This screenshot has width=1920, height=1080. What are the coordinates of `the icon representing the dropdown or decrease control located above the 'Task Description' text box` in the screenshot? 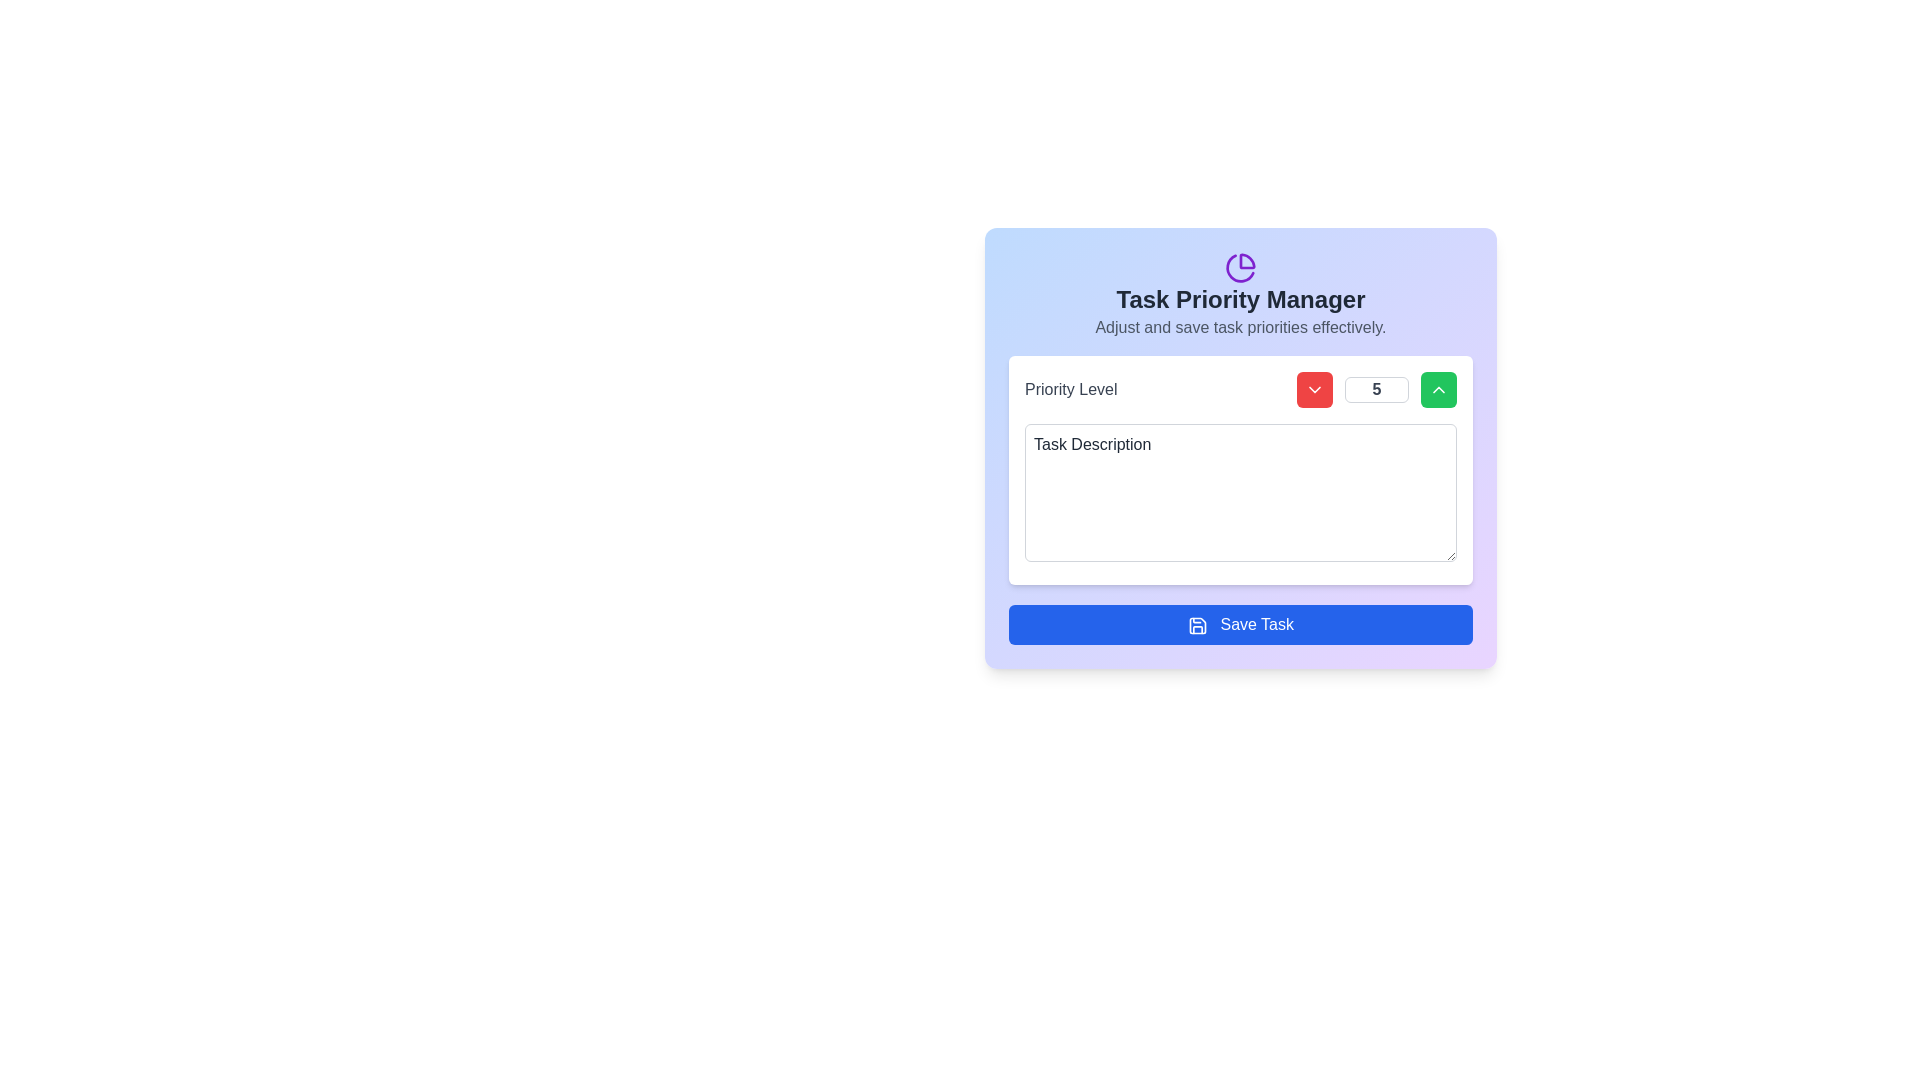 It's located at (1315, 389).